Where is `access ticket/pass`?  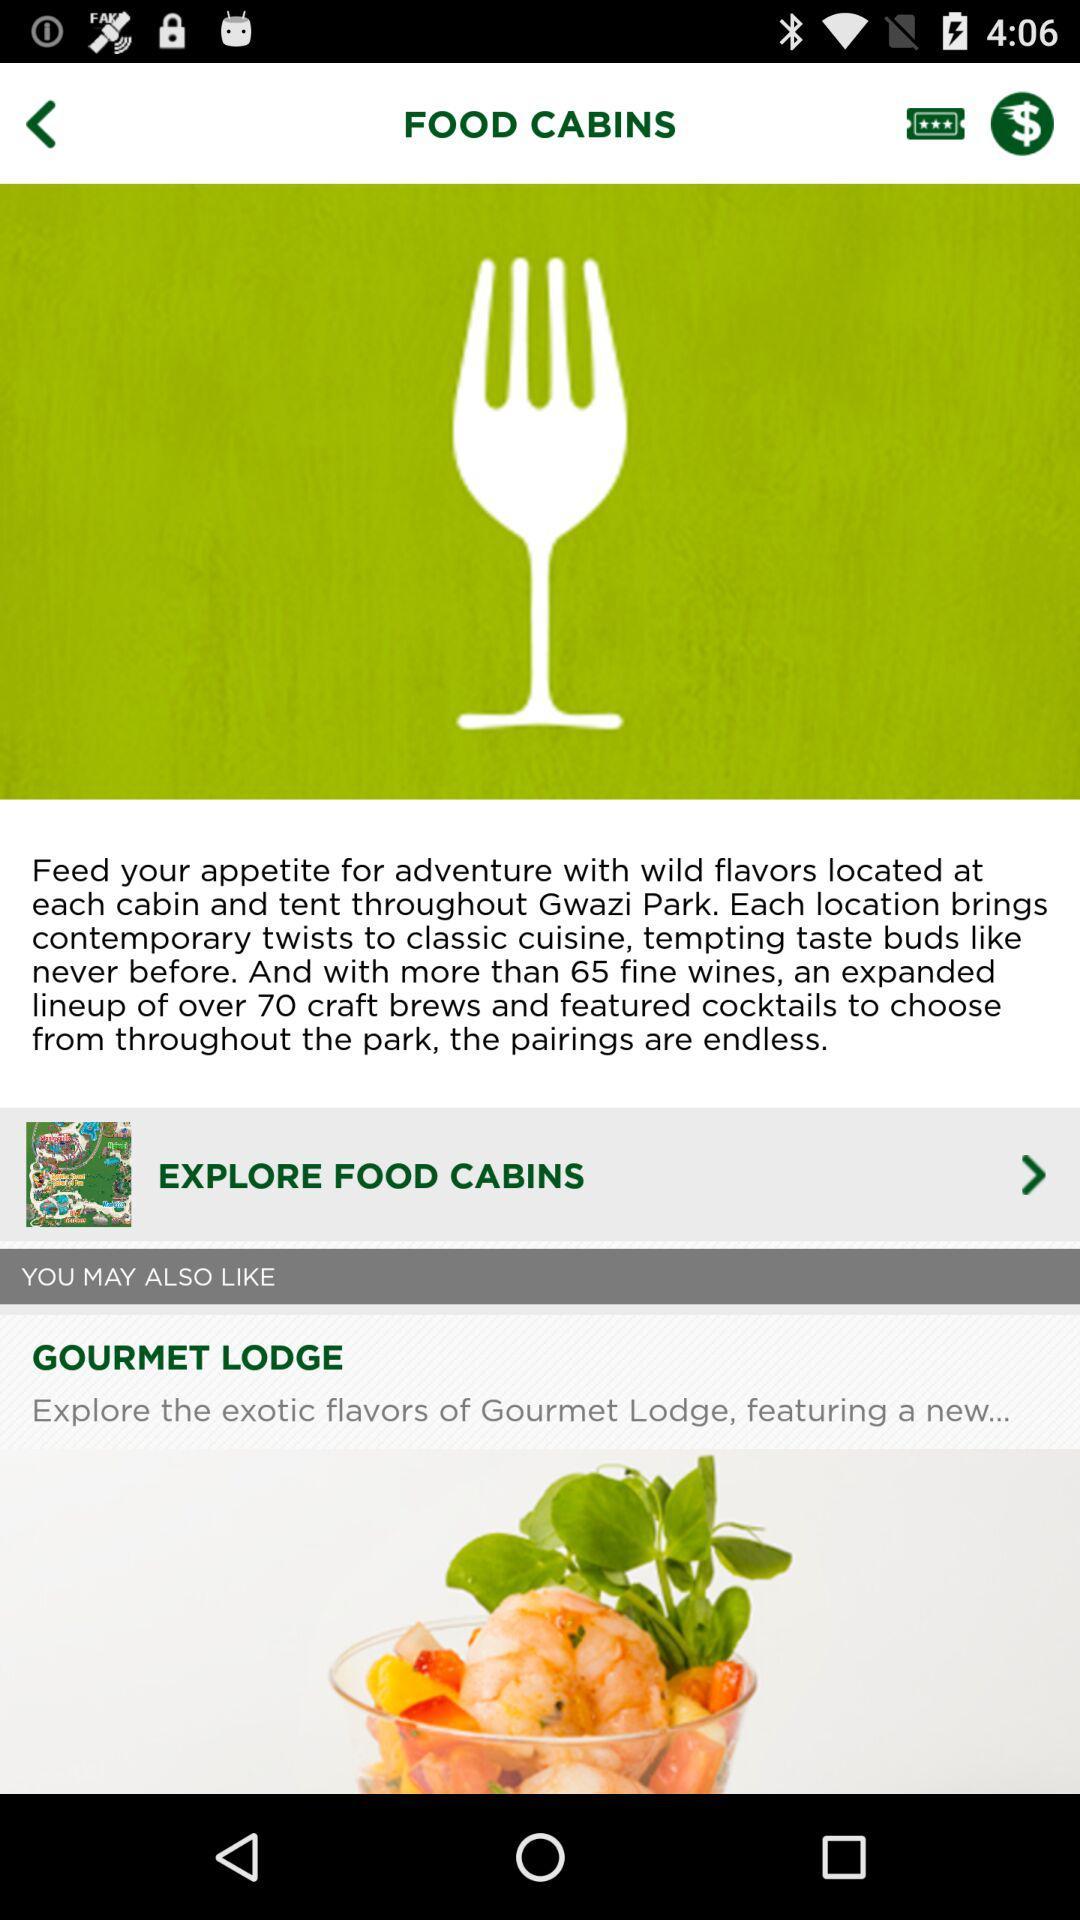 access ticket/pass is located at coordinates (947, 122).